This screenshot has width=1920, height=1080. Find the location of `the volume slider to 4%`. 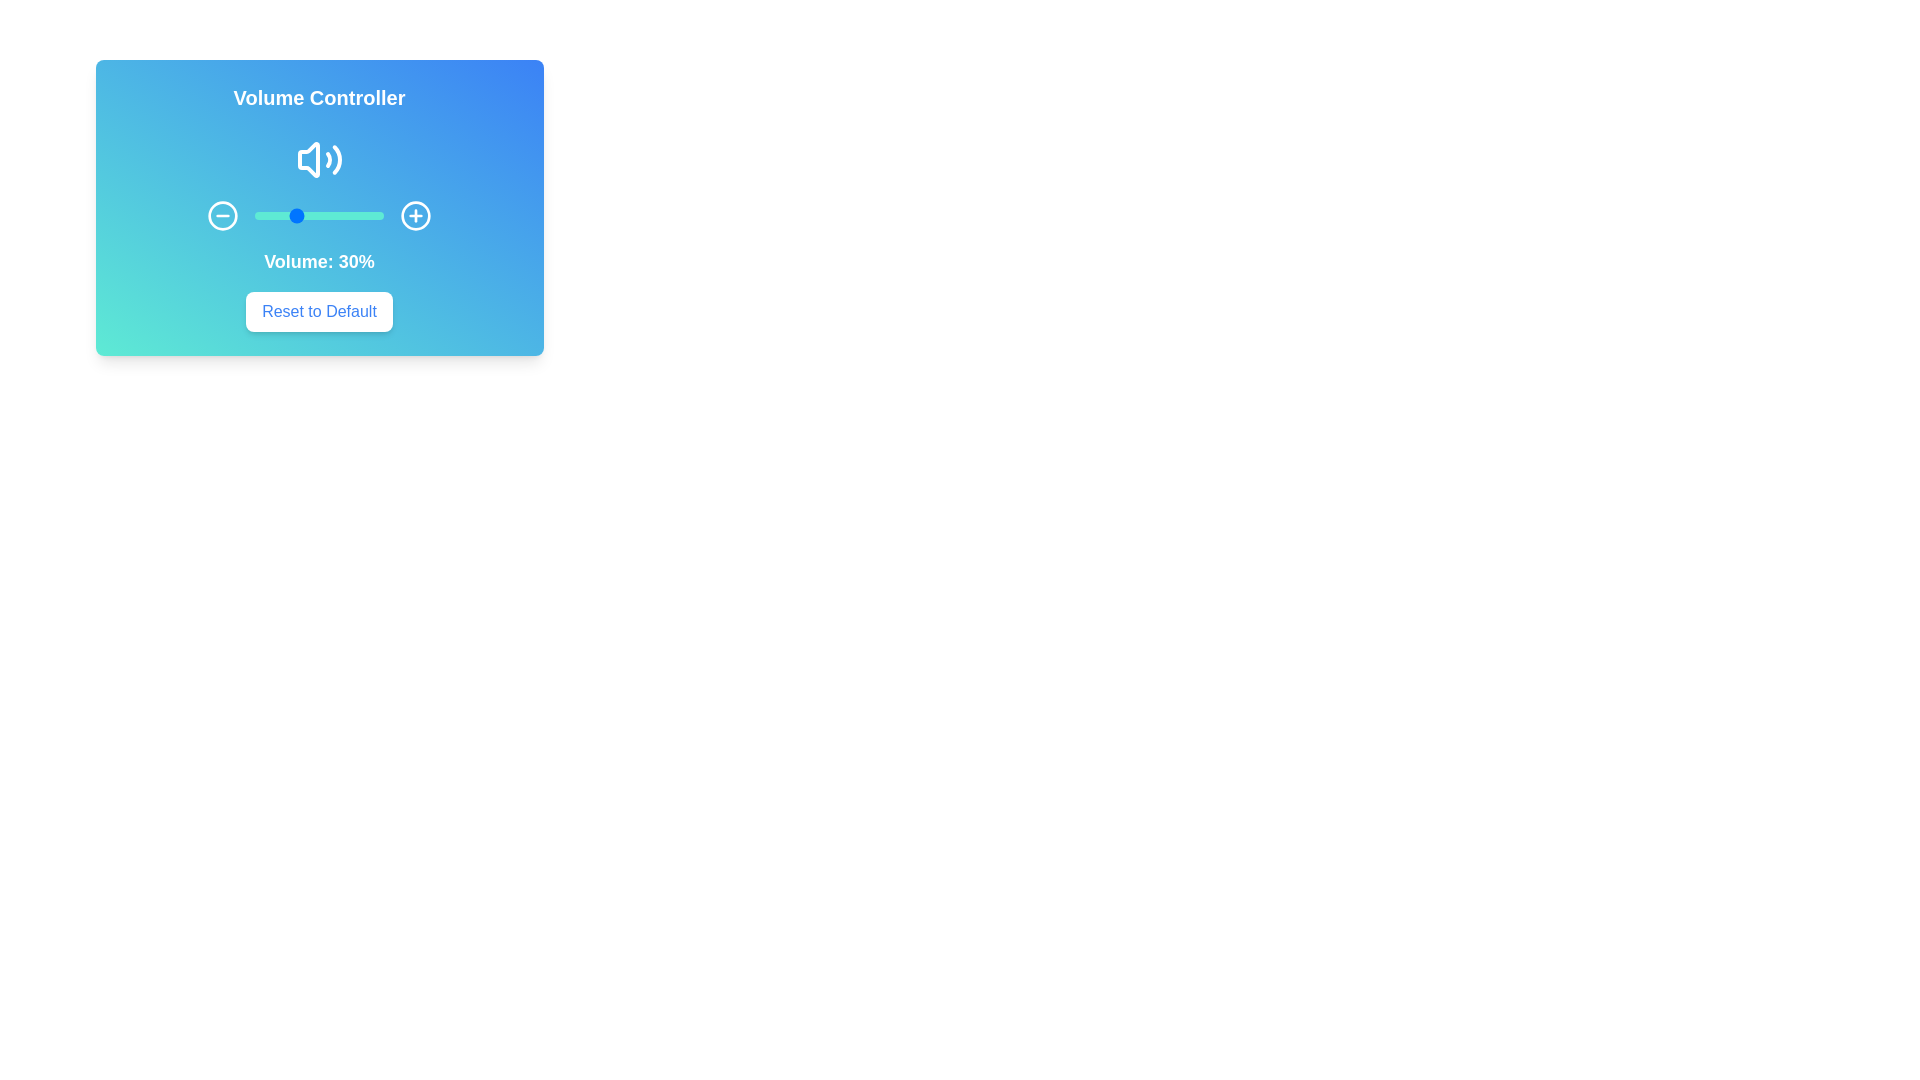

the volume slider to 4% is located at coordinates (259, 216).